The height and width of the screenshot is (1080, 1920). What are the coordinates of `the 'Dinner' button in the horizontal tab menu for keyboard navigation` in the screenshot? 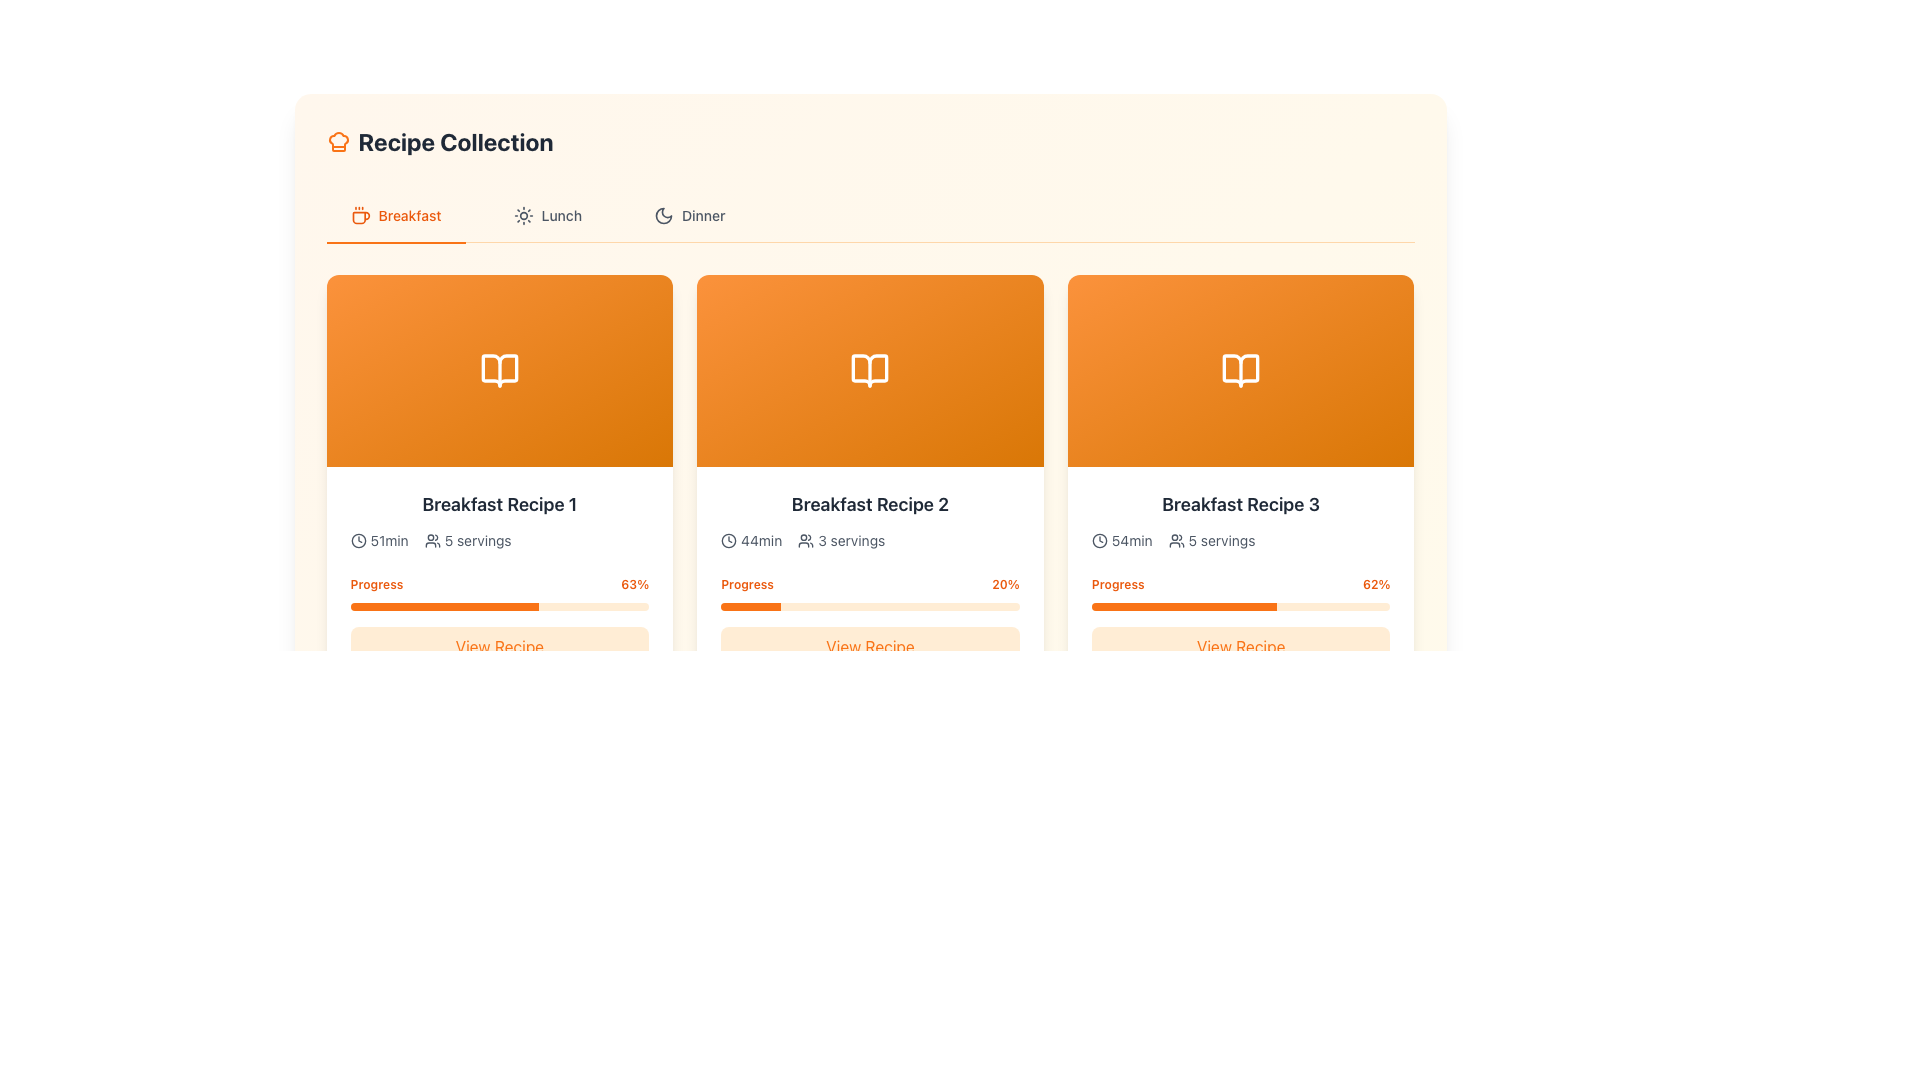 It's located at (689, 216).